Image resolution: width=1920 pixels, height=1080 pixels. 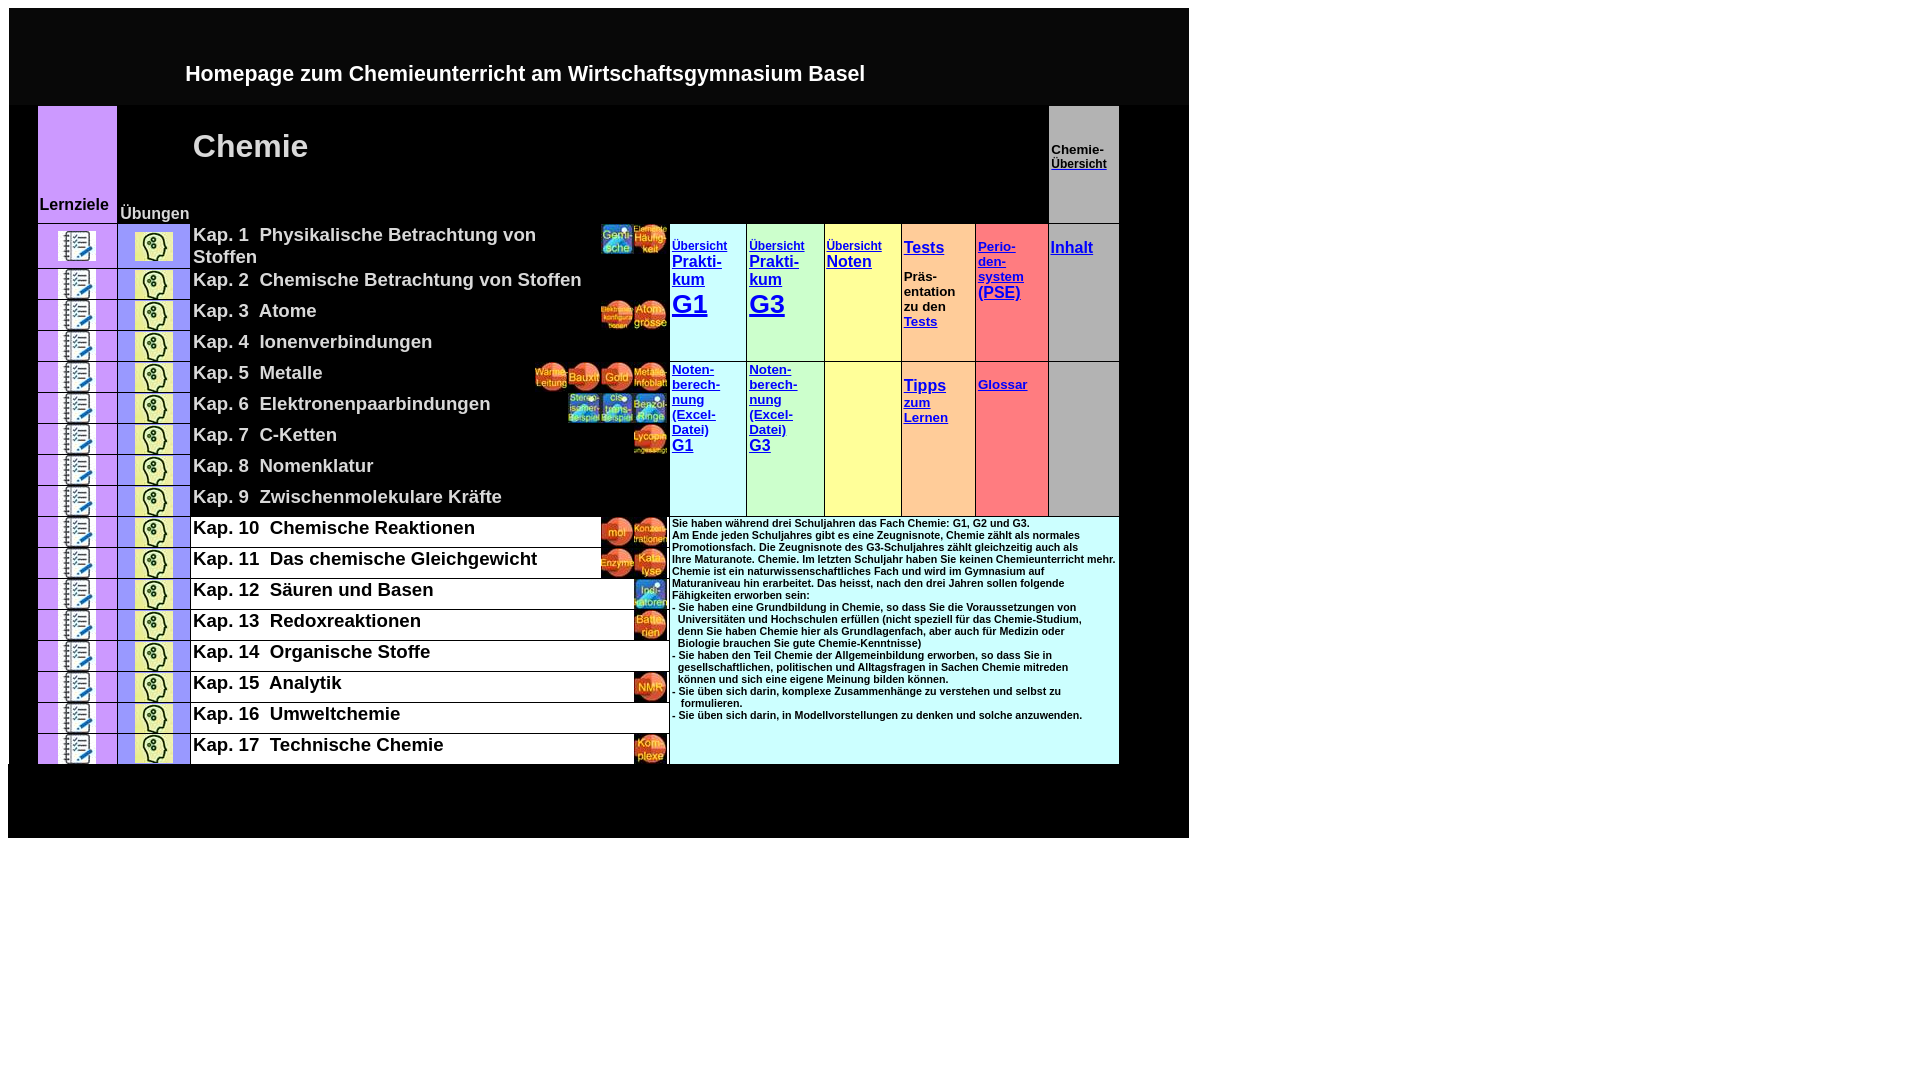 What do you see at coordinates (690, 428) in the screenshot?
I see `'Datei)'` at bounding box center [690, 428].